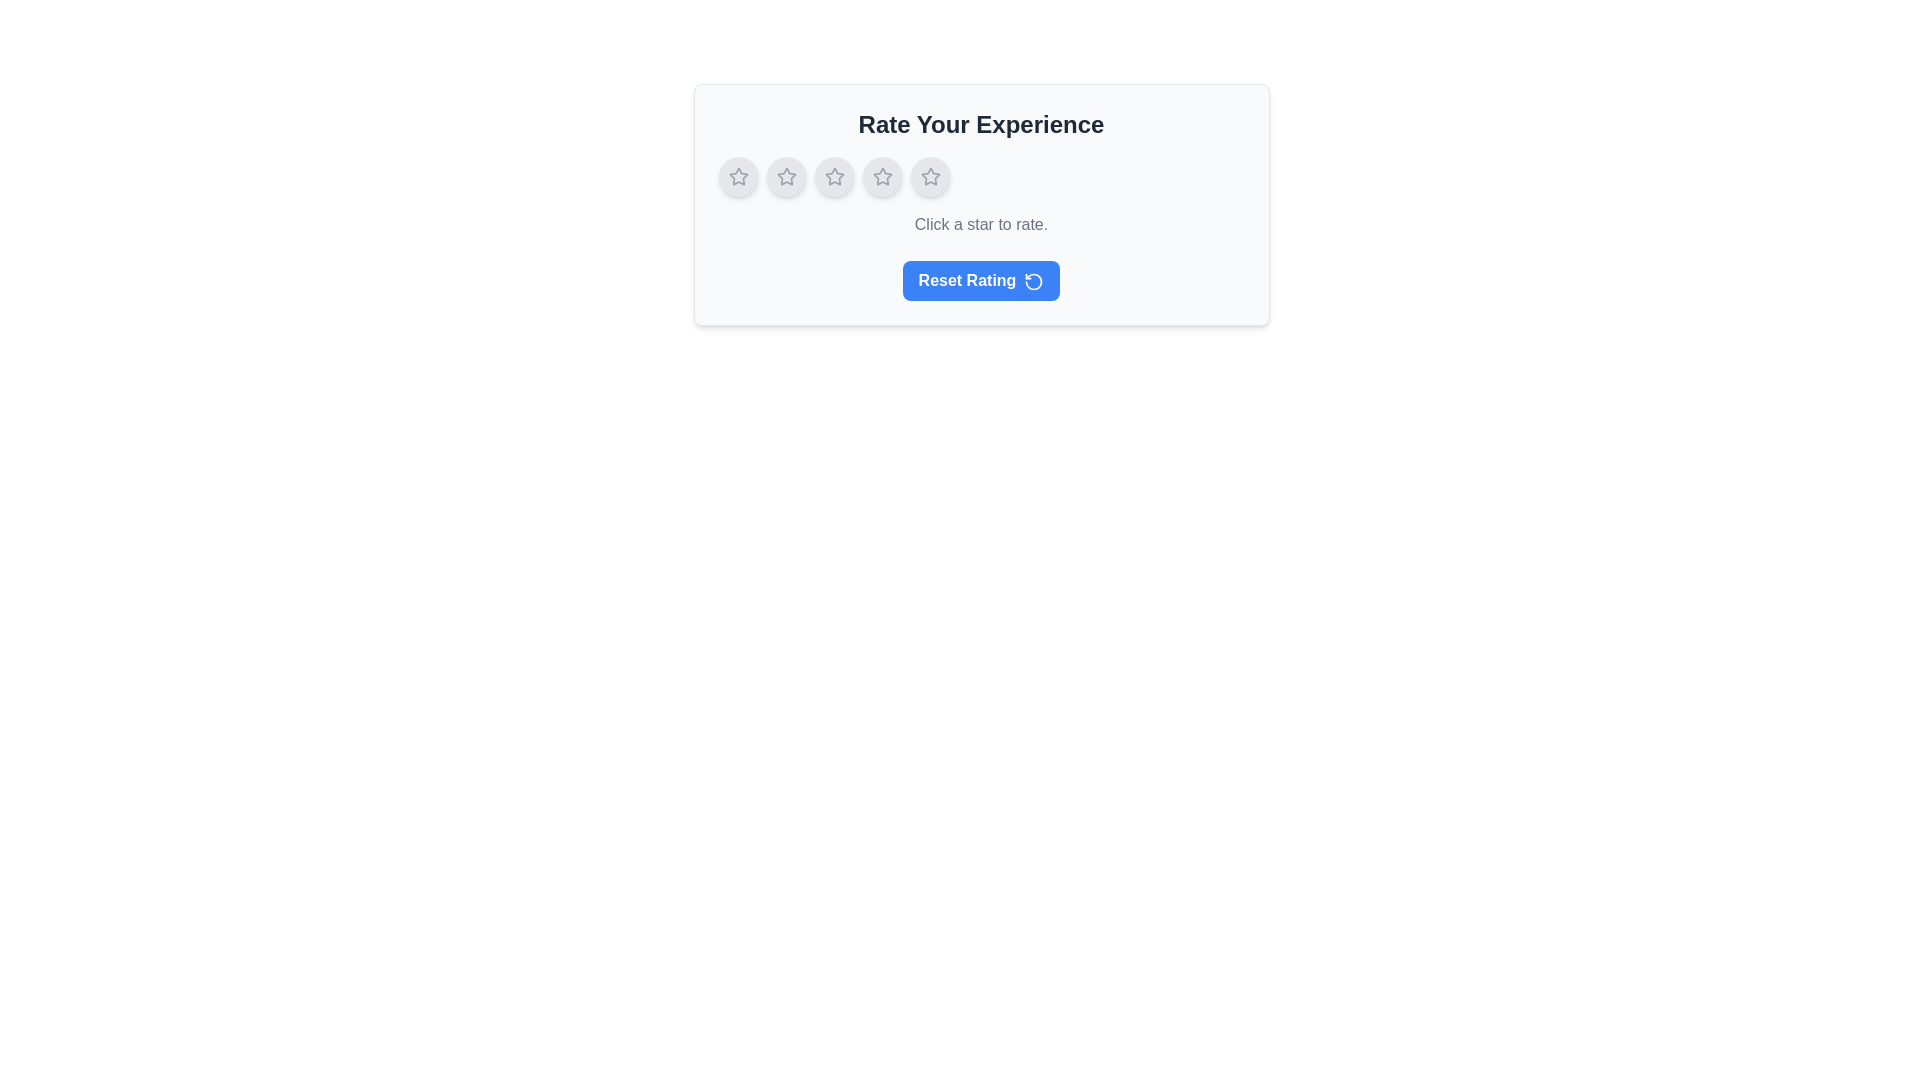 Image resolution: width=1920 pixels, height=1080 pixels. I want to click on the fourth star icon in the horizontal row of rating stars, so click(881, 175).